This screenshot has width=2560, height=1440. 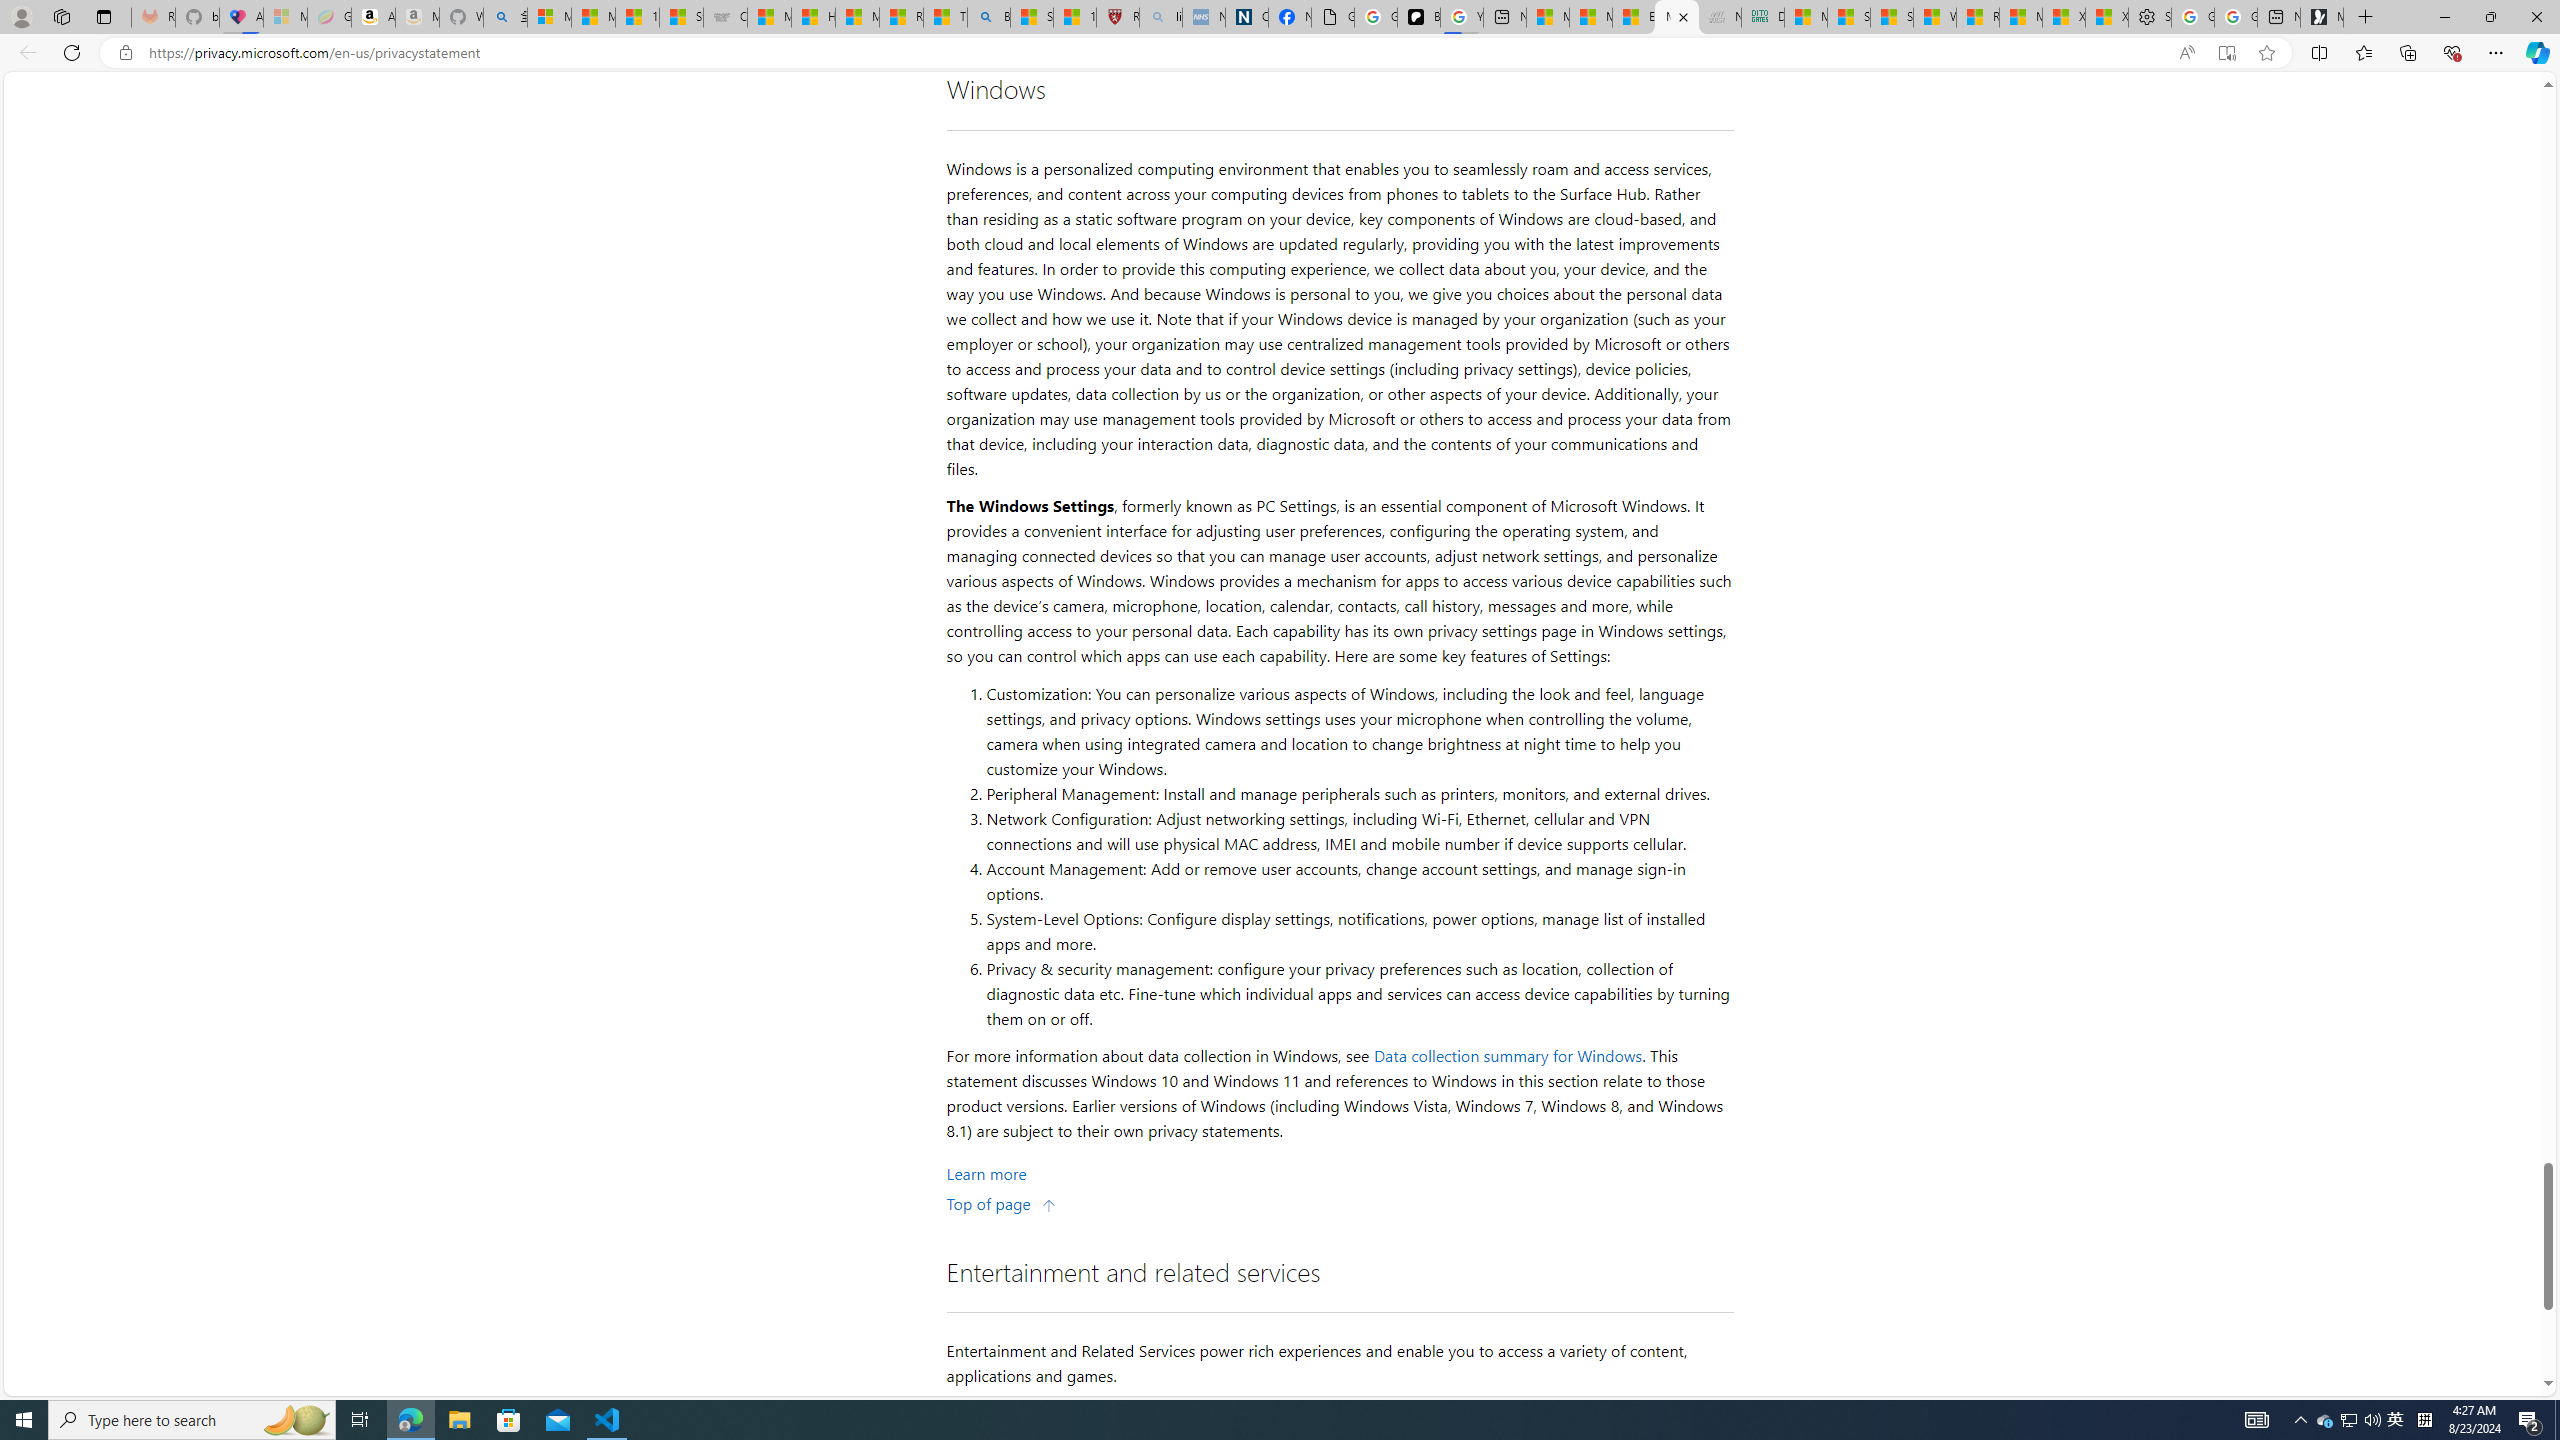 I want to click on 'Top of page', so click(x=1002, y=1202).